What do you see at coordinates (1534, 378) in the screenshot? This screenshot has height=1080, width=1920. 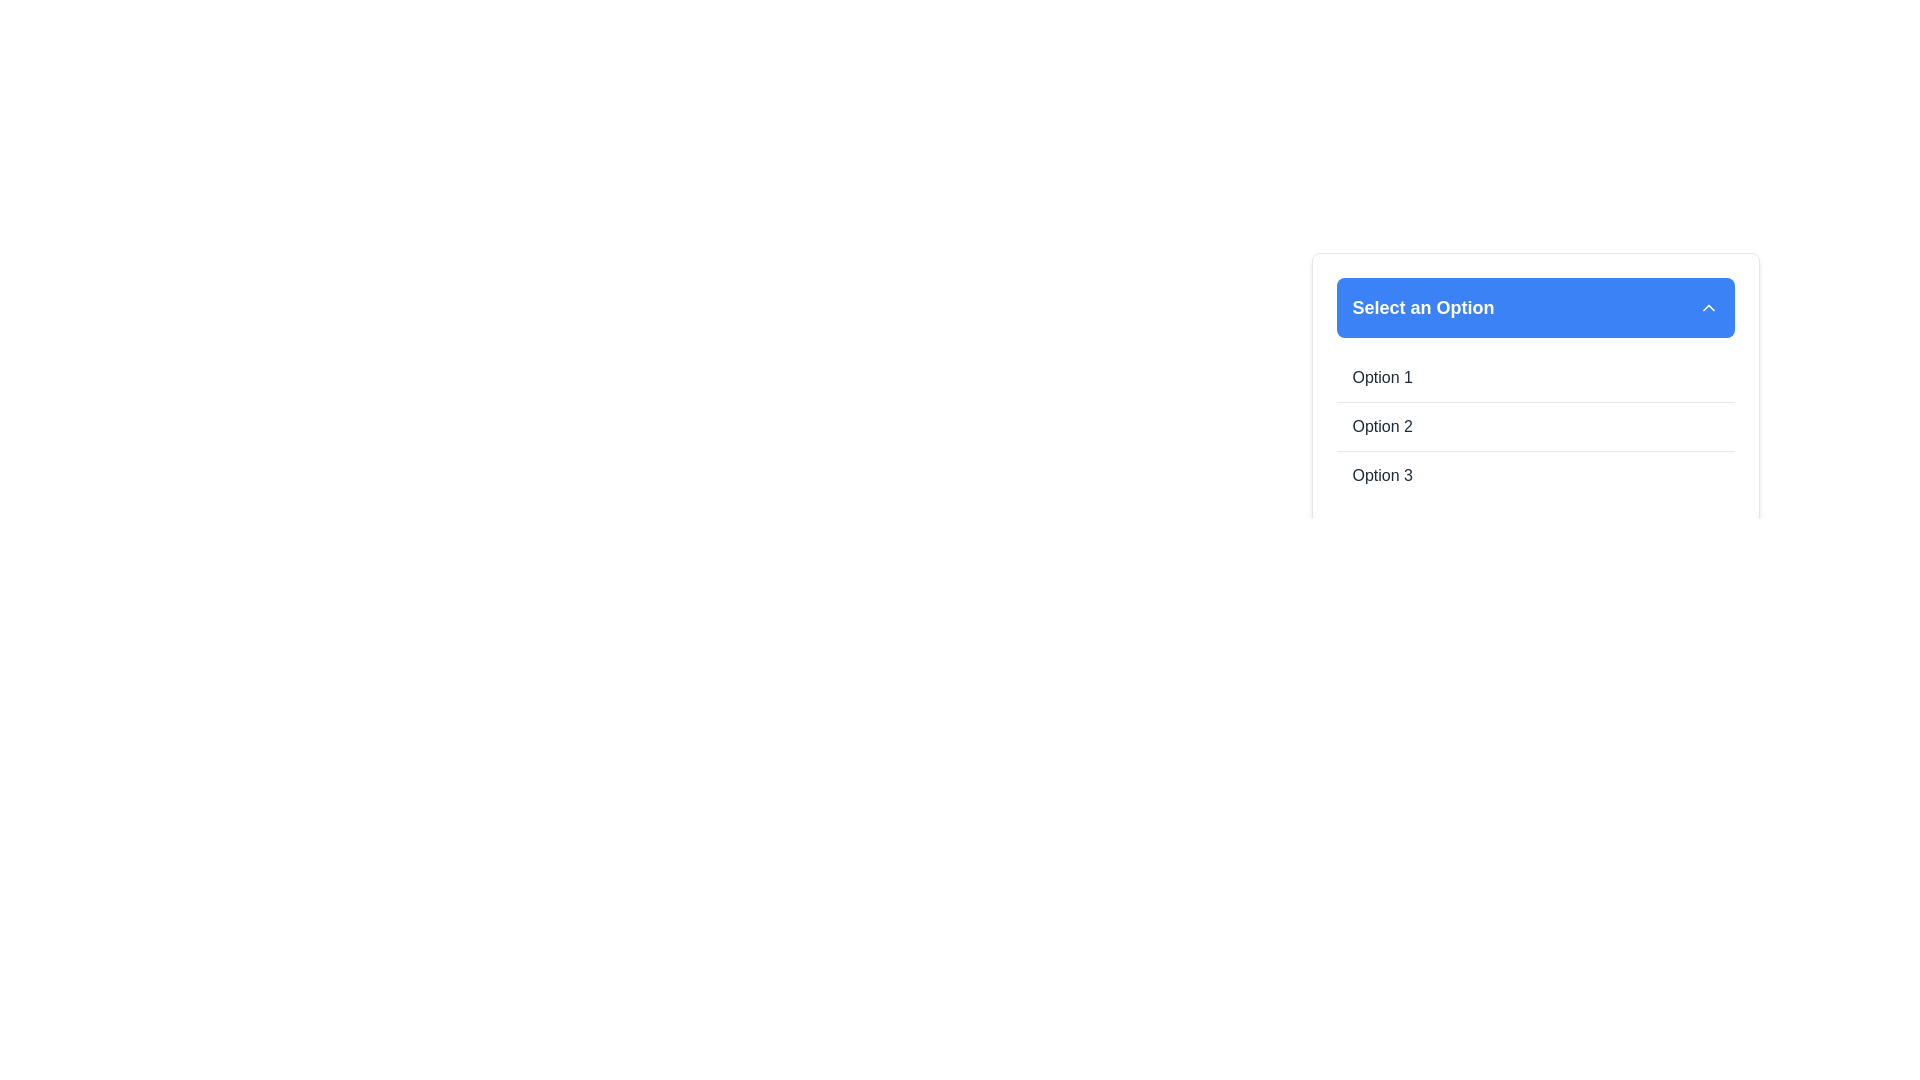 I see `the first selectable item in the dropdown menu labeled 'Select an Option'` at bounding box center [1534, 378].